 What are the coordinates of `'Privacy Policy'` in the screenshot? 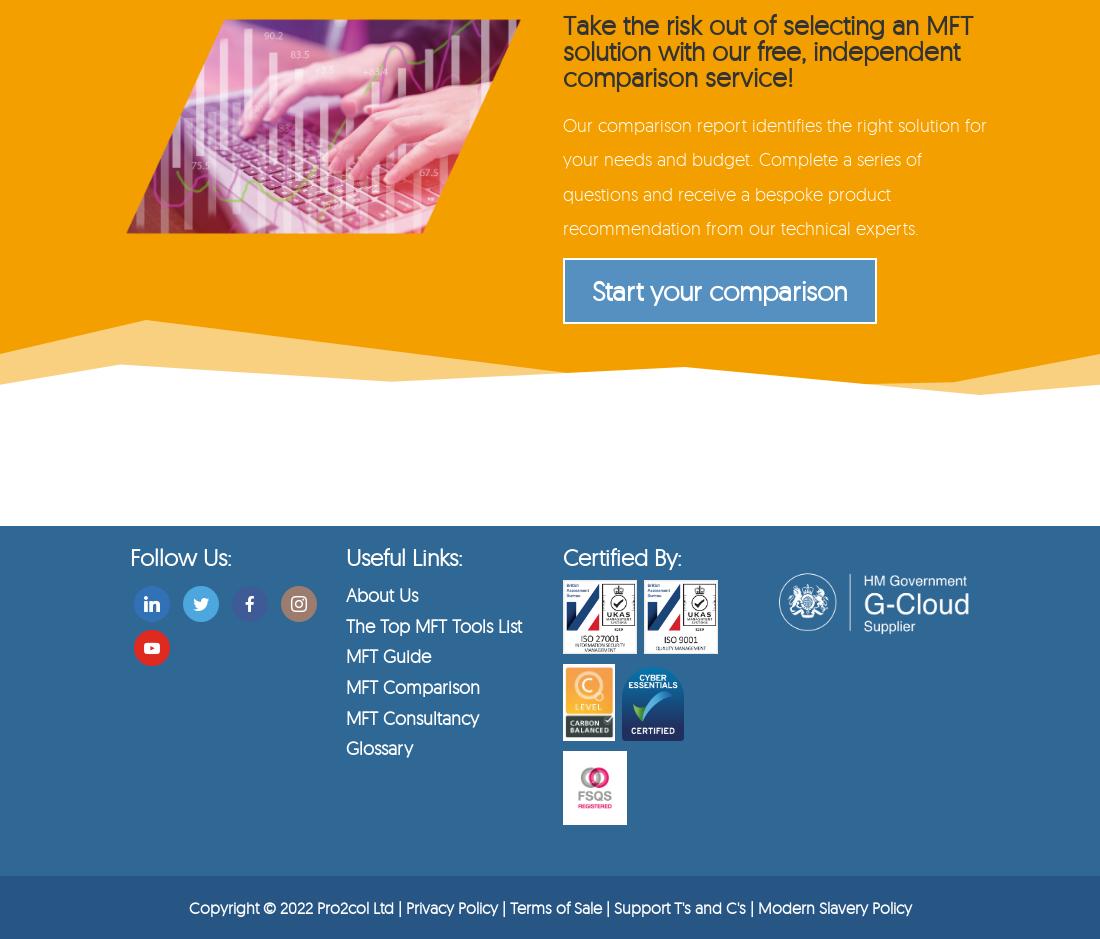 It's located at (405, 905).